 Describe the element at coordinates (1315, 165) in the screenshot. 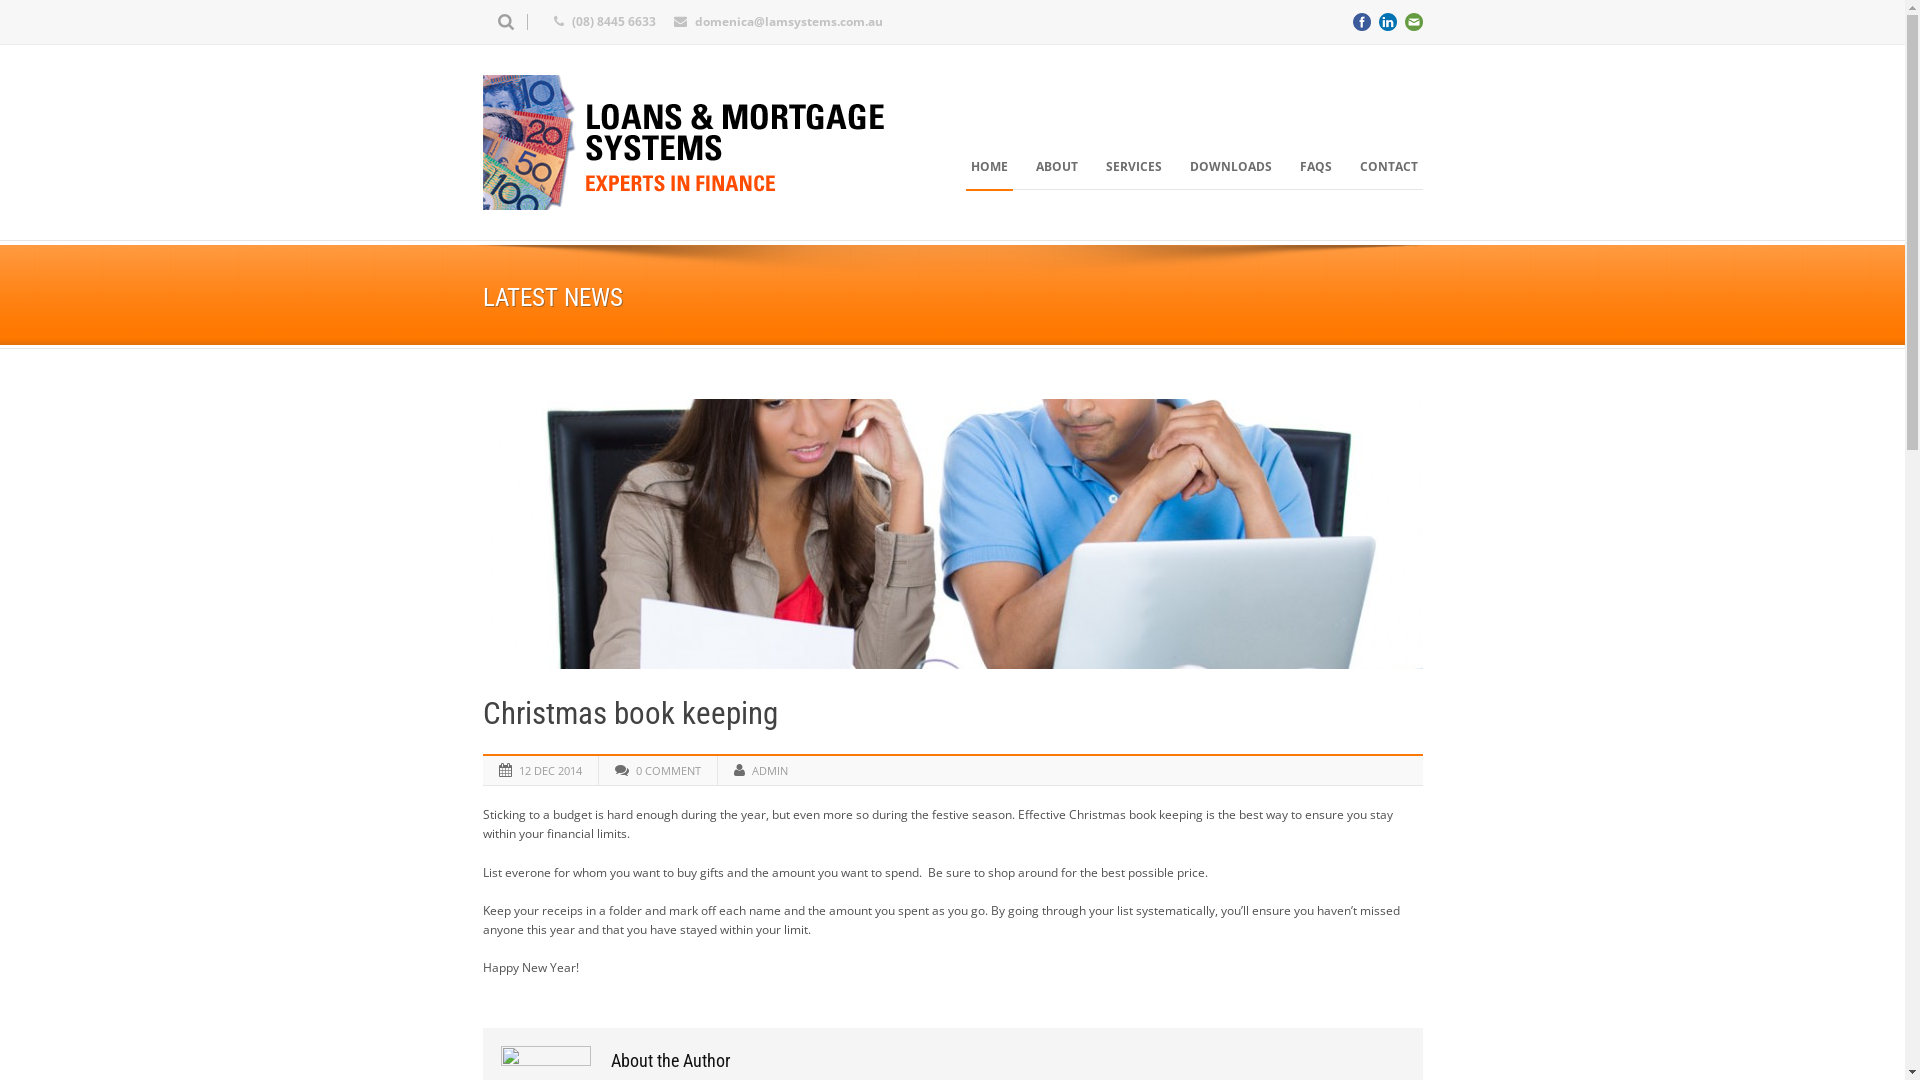

I see `'FAQS'` at that location.